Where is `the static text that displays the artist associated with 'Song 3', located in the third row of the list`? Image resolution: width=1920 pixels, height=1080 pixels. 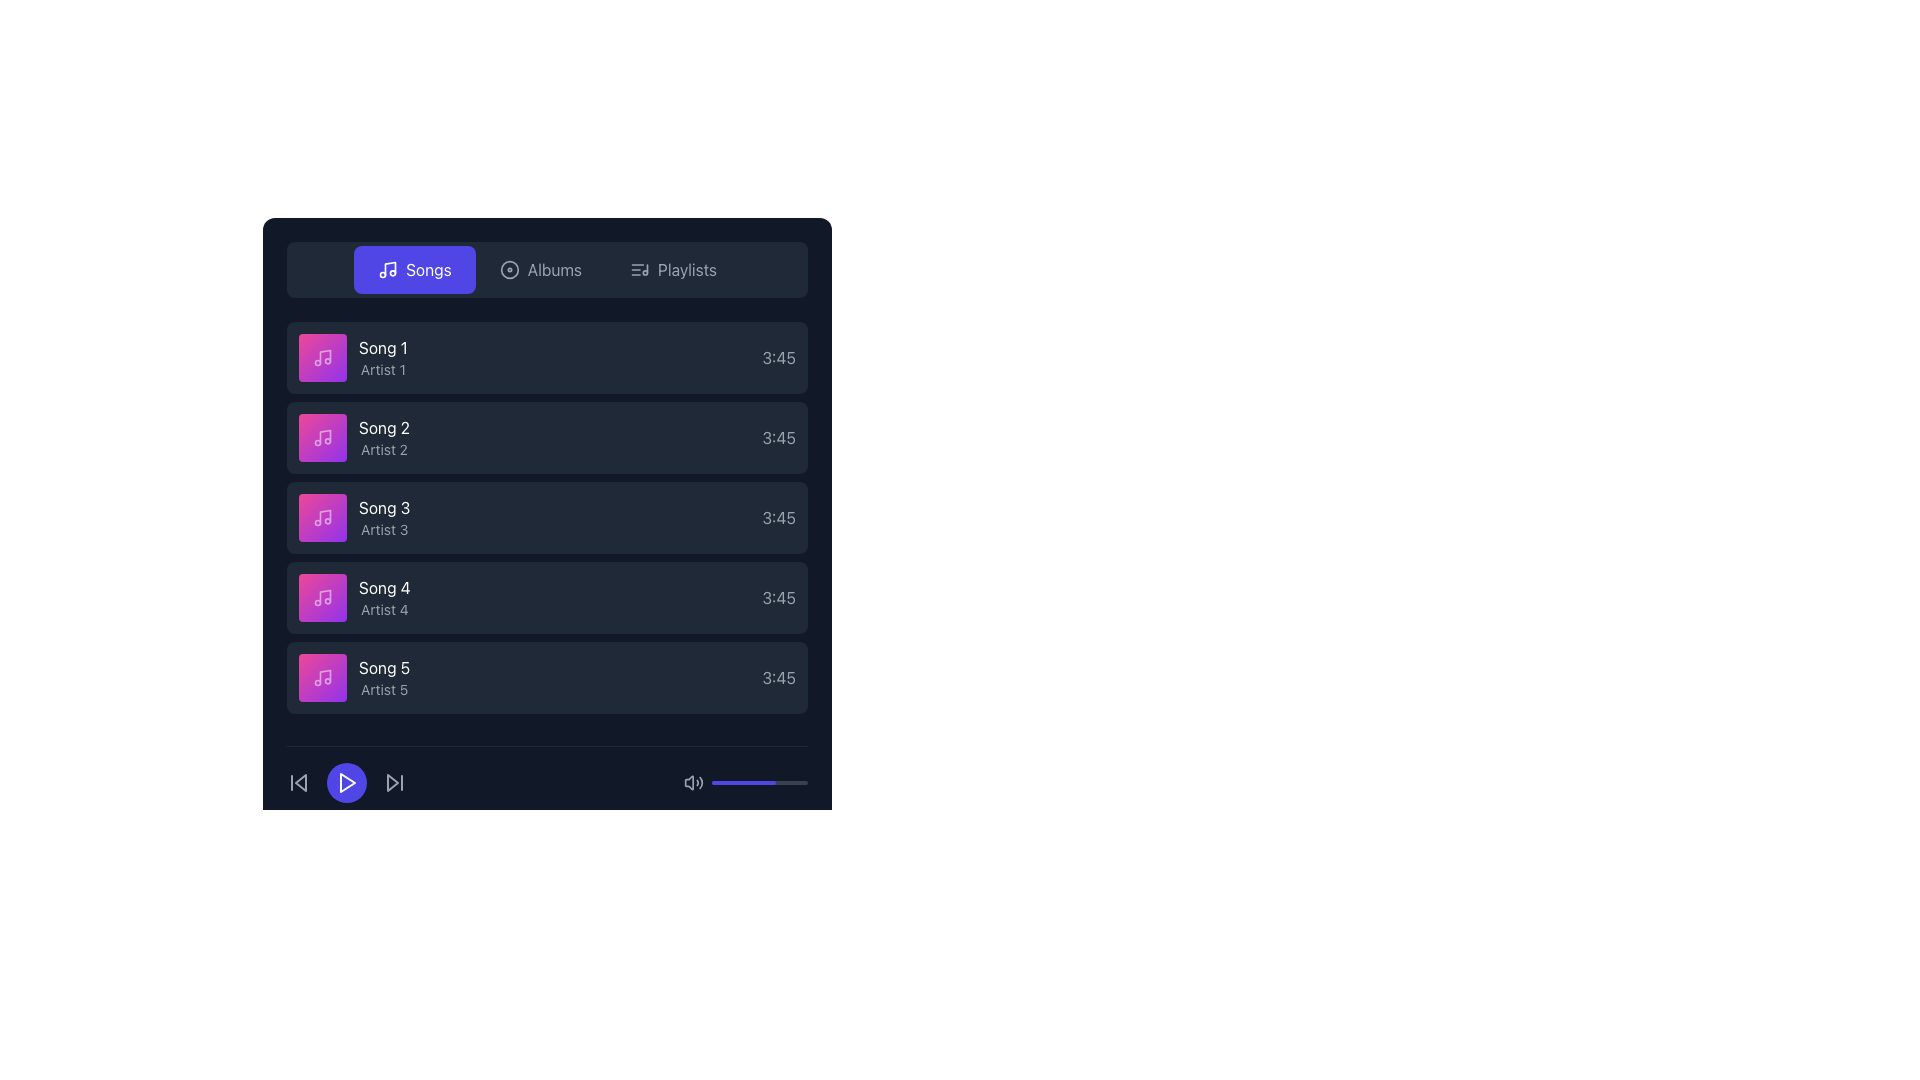 the static text that displays the artist associated with 'Song 3', located in the third row of the list is located at coordinates (384, 528).